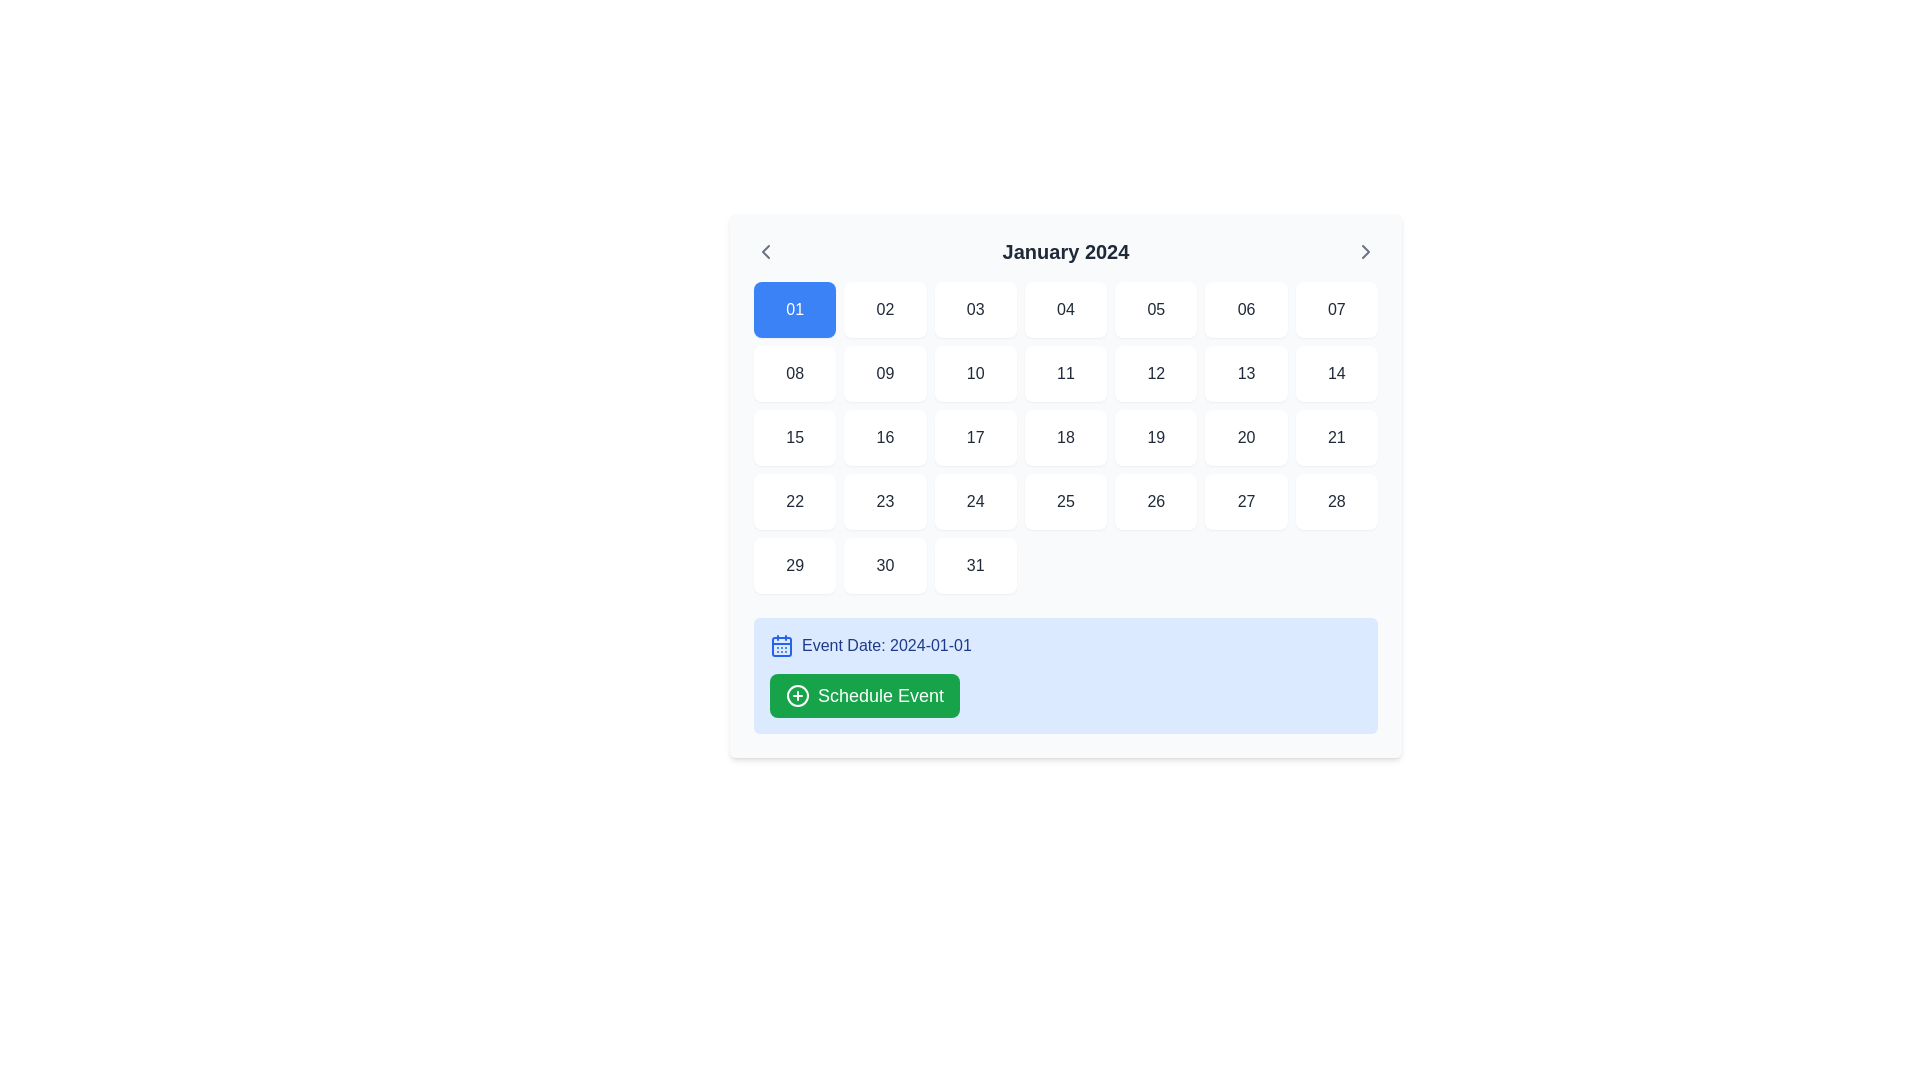  What do you see at coordinates (1156, 437) in the screenshot?
I see `the square button with rounded corners, white background, and the text '19' in black, located in the third row and fifth column of the grid layout` at bounding box center [1156, 437].